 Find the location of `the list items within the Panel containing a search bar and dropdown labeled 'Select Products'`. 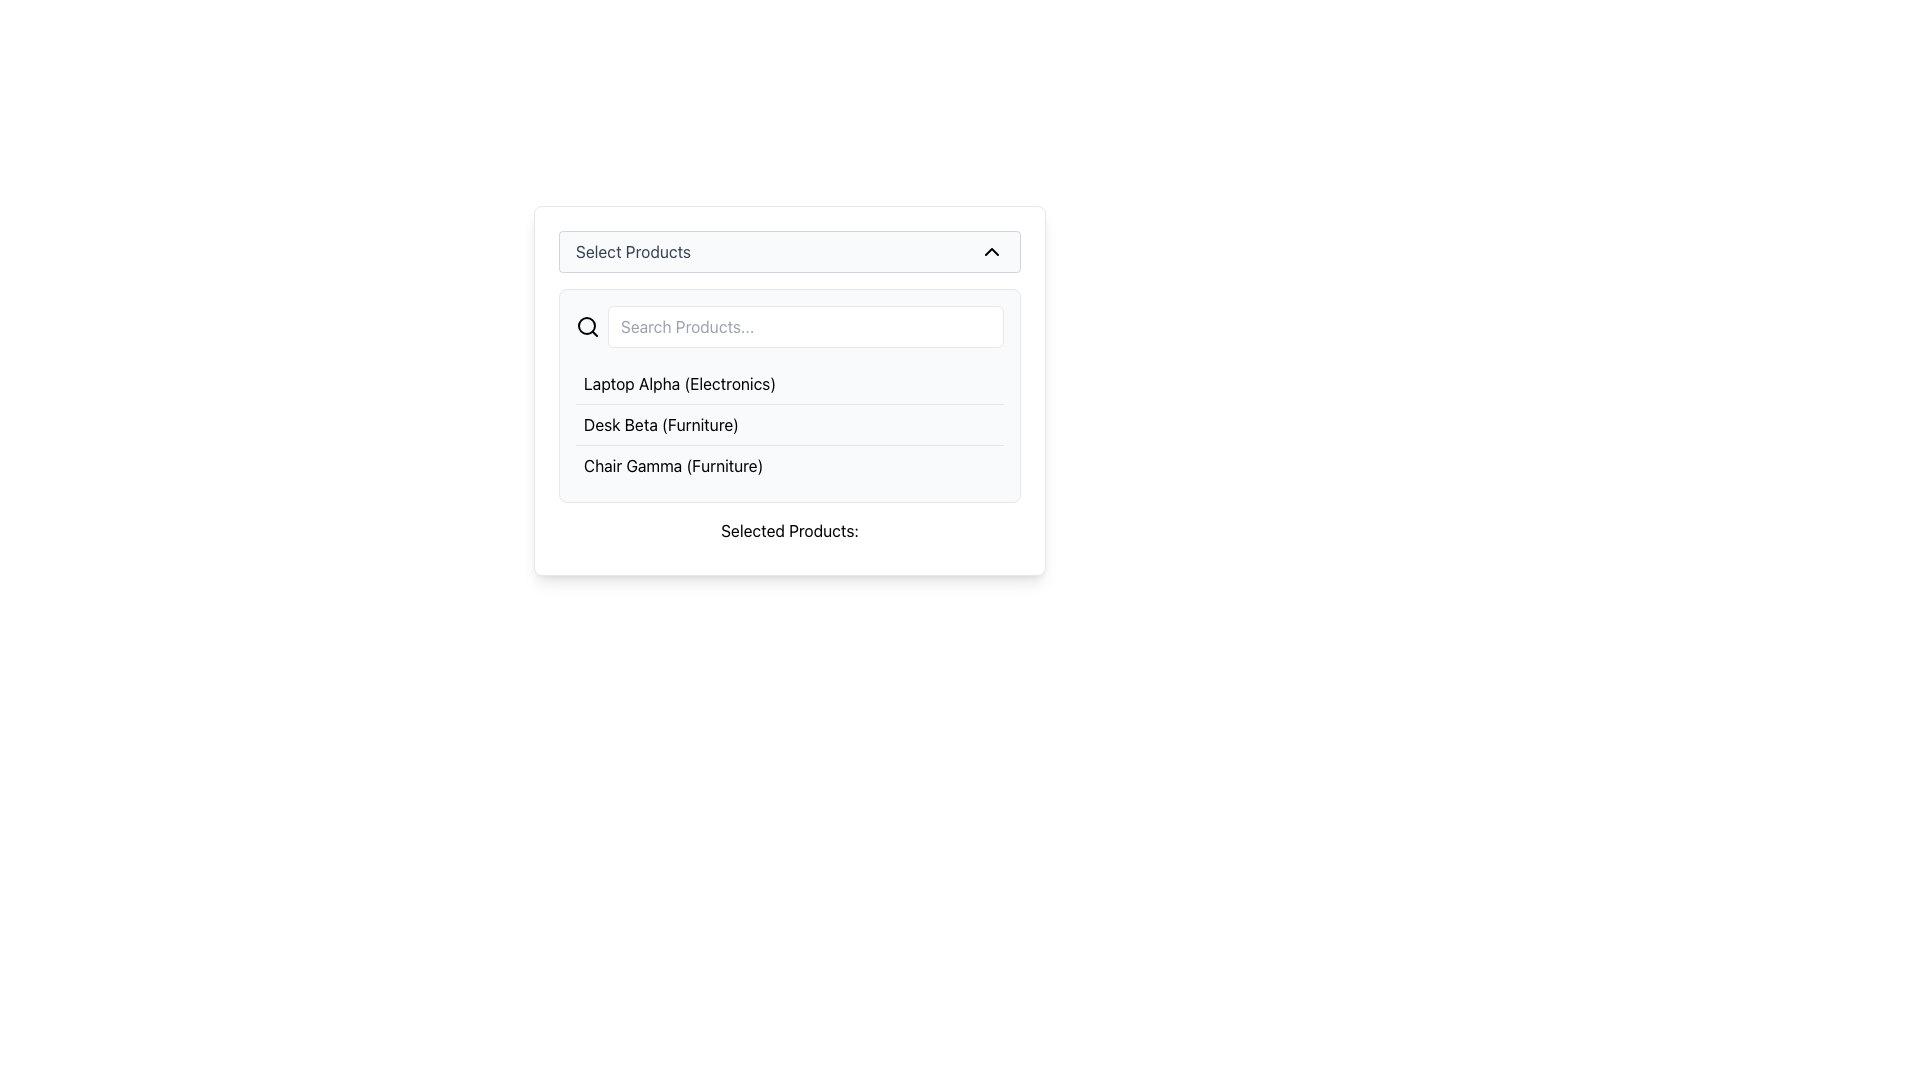

the list items within the Panel containing a search bar and dropdown labeled 'Select Products' is located at coordinates (789, 390).